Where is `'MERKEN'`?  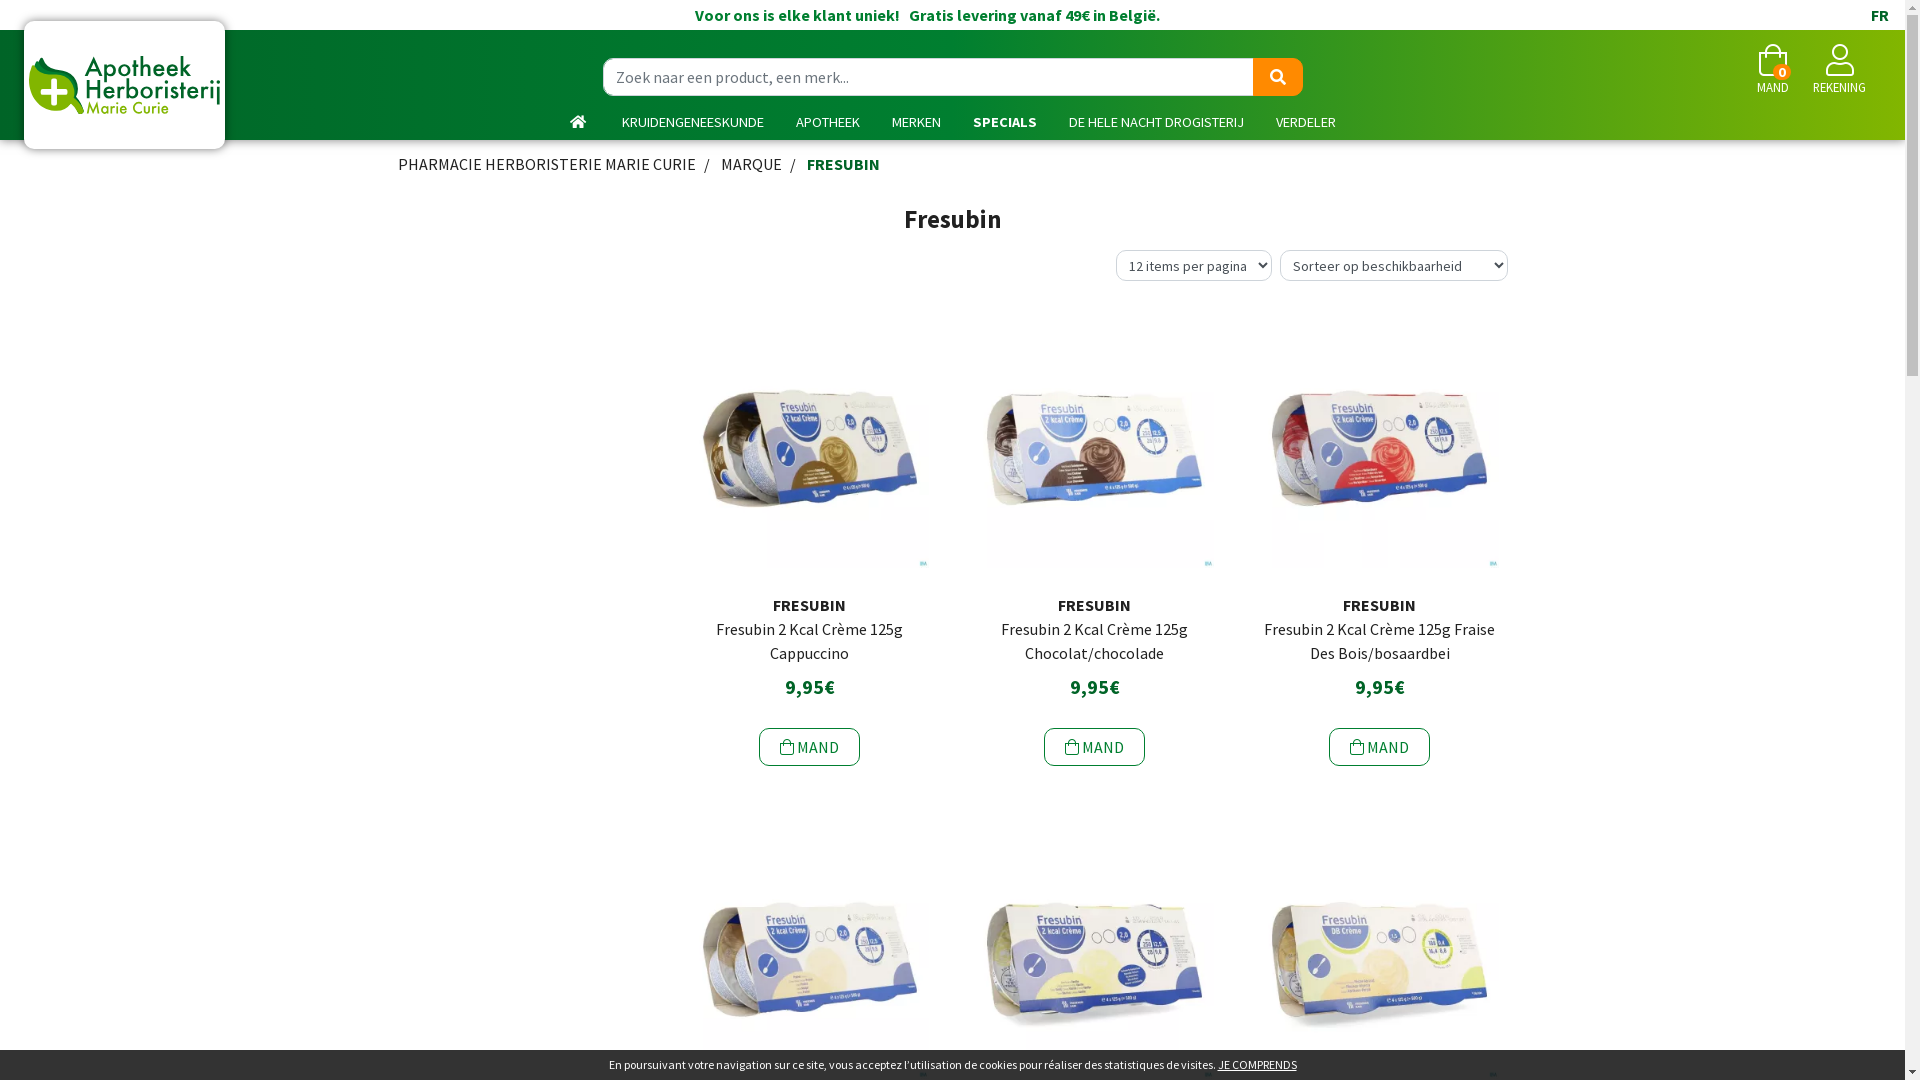
'MERKEN' is located at coordinates (915, 123).